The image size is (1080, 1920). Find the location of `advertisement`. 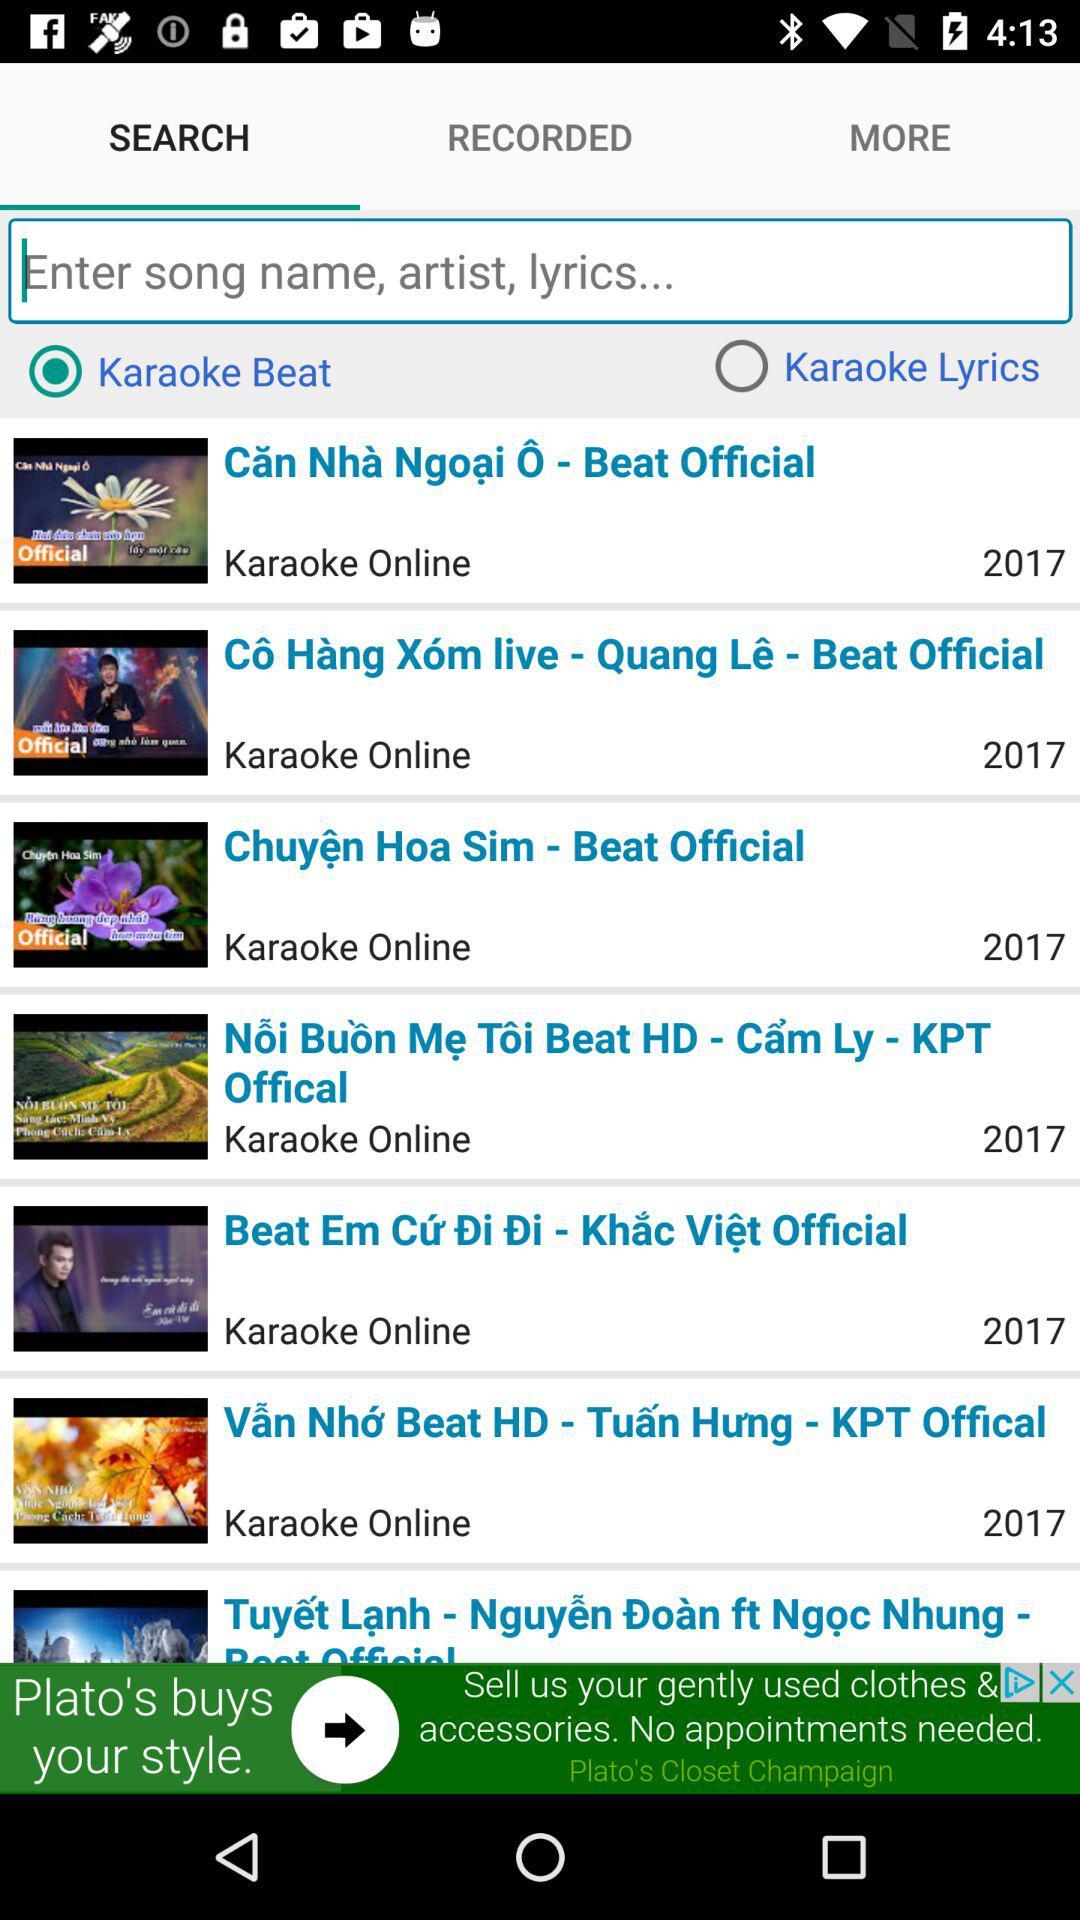

advertisement is located at coordinates (540, 1727).